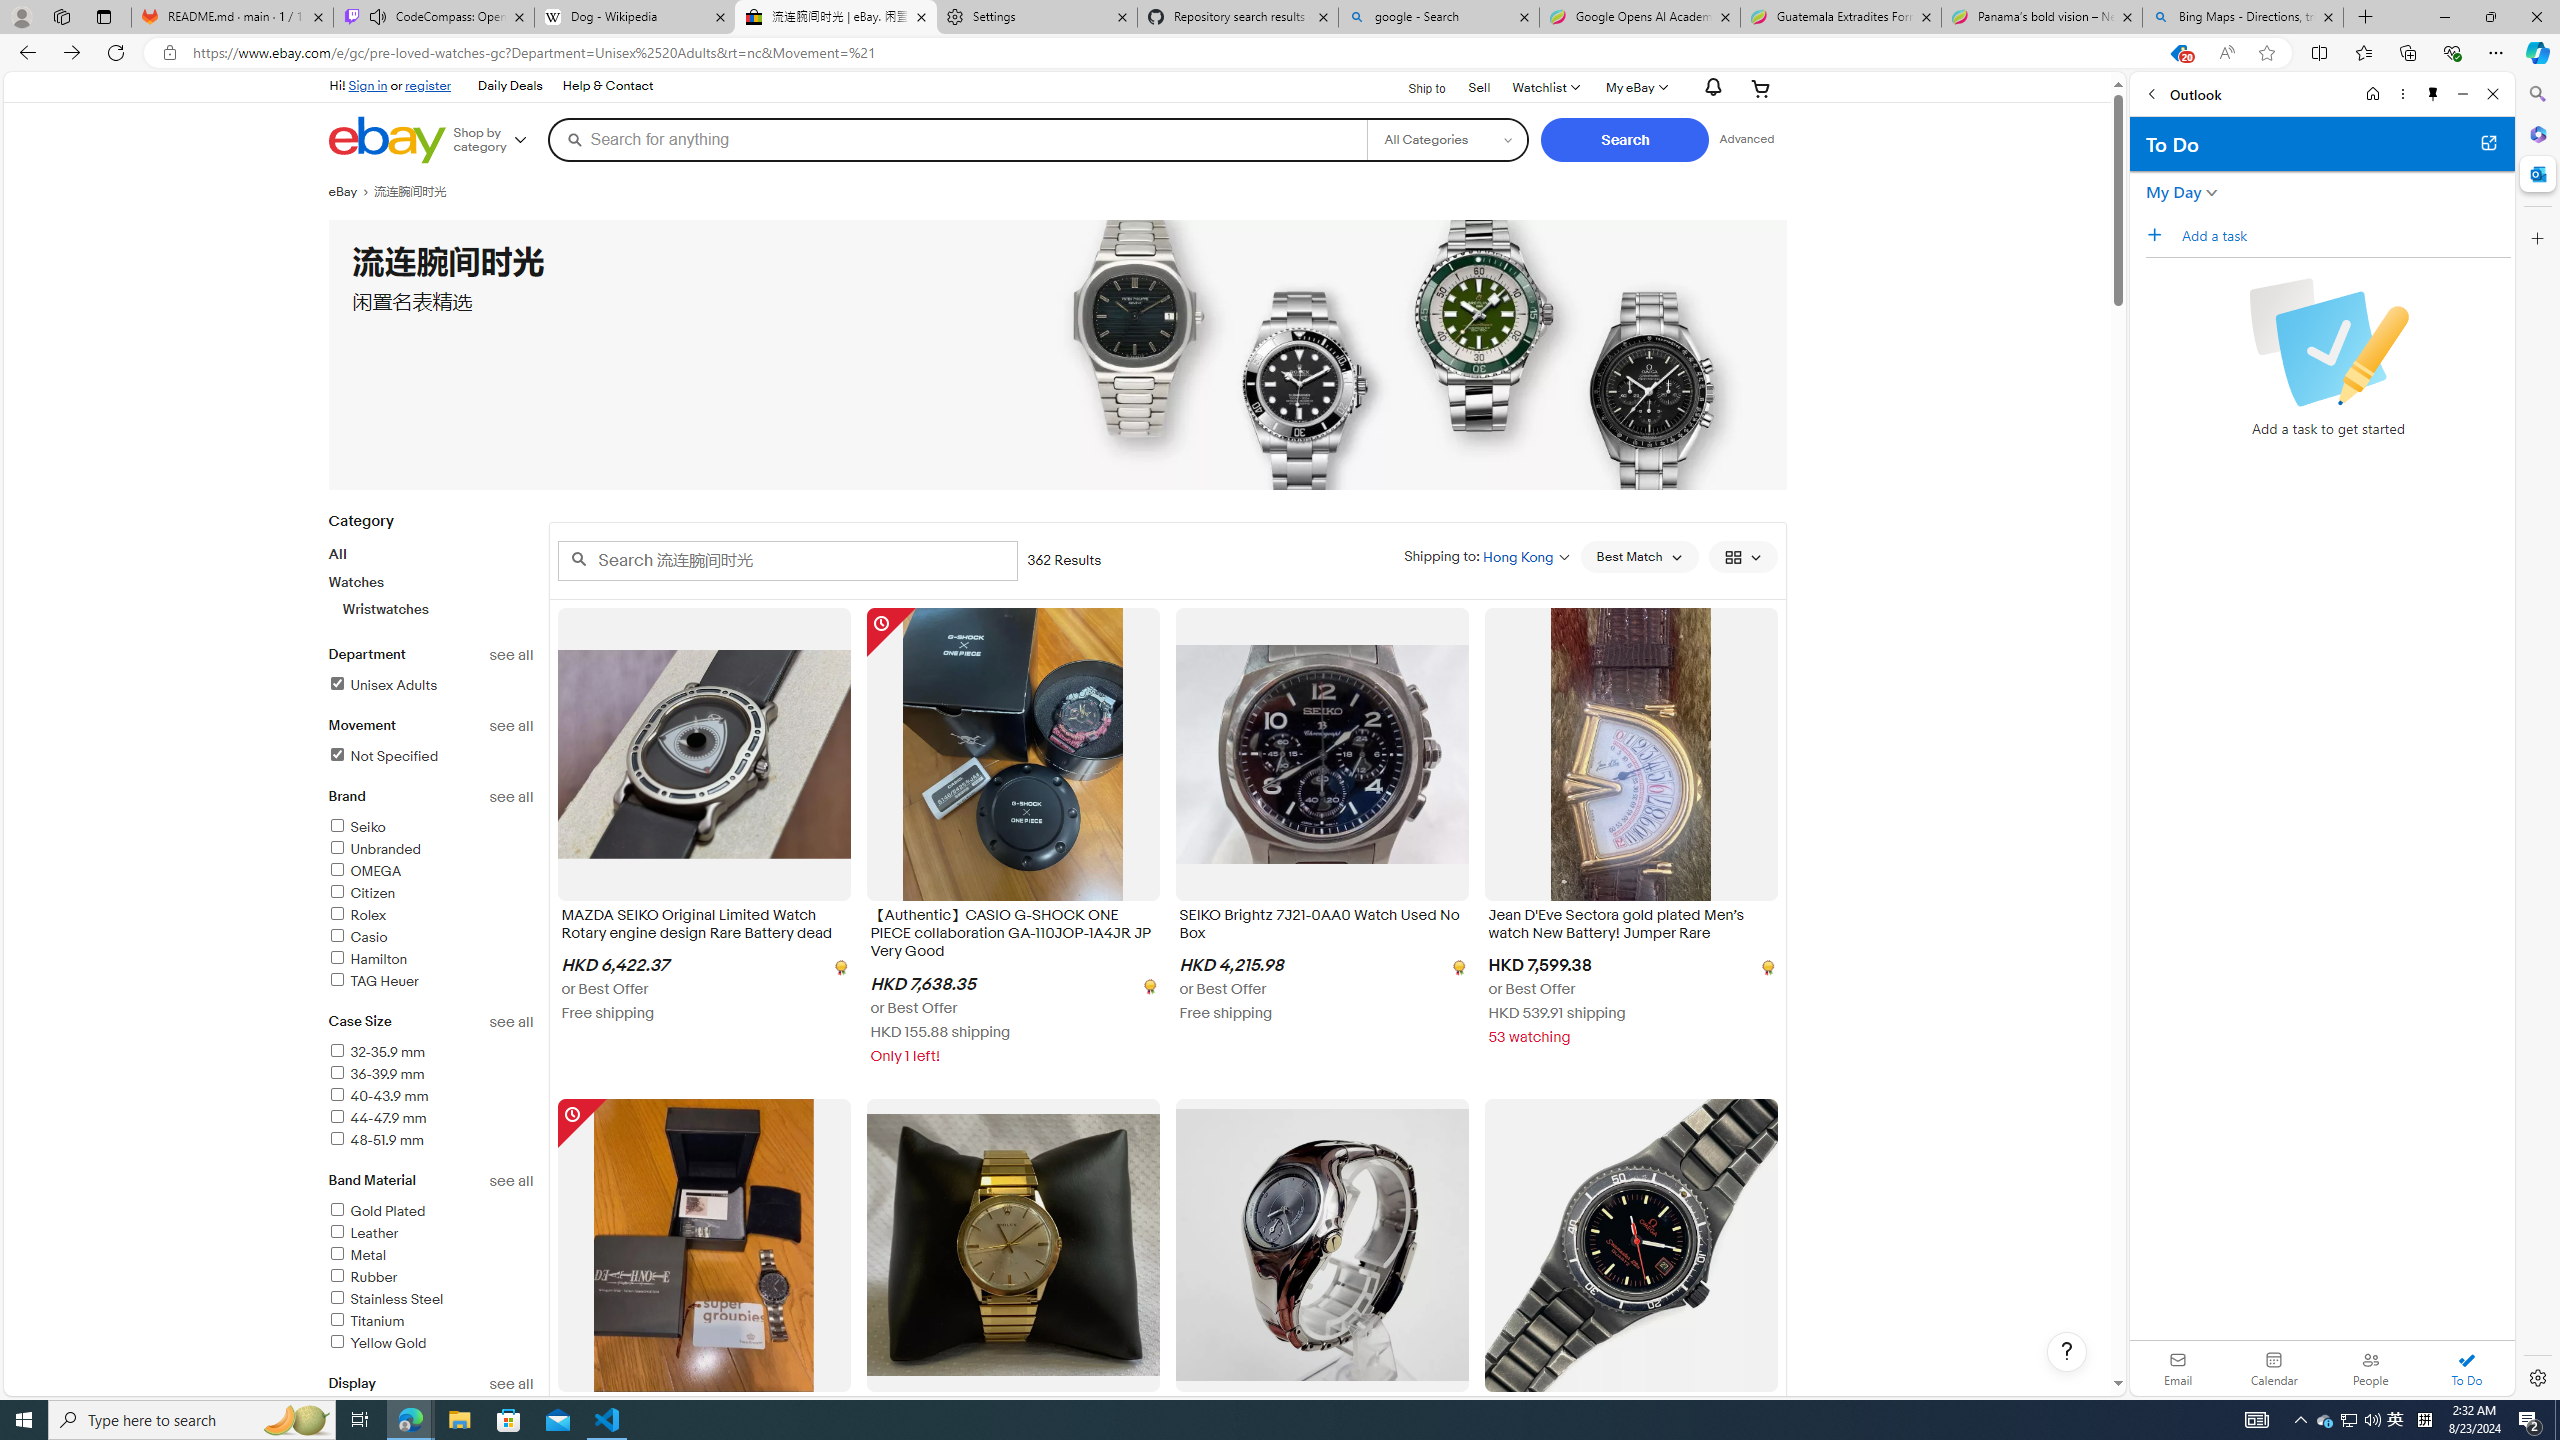 This screenshot has height=1440, width=2560. I want to click on 'Hamilton', so click(431, 960).